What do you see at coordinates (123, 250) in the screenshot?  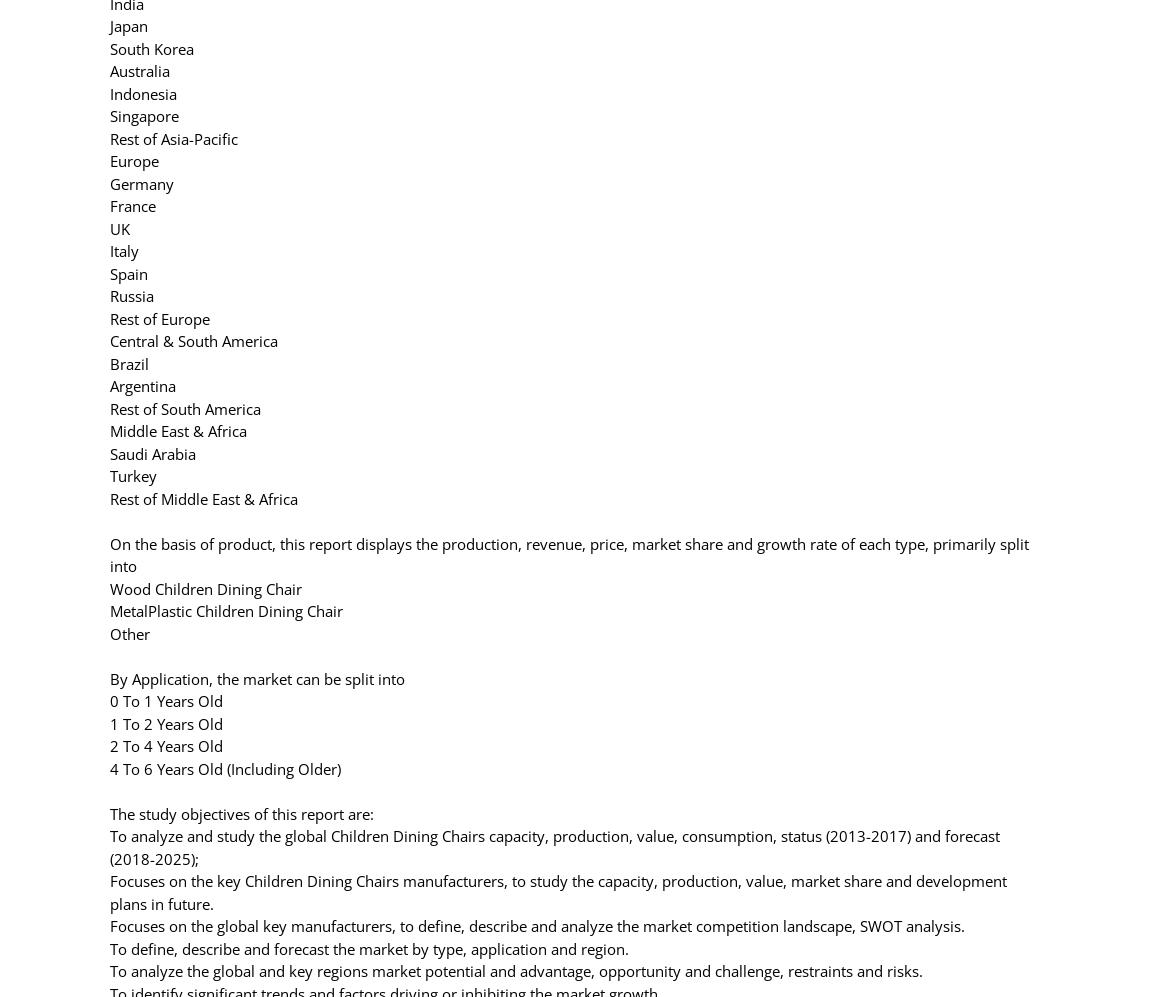 I see `'Italy'` at bounding box center [123, 250].